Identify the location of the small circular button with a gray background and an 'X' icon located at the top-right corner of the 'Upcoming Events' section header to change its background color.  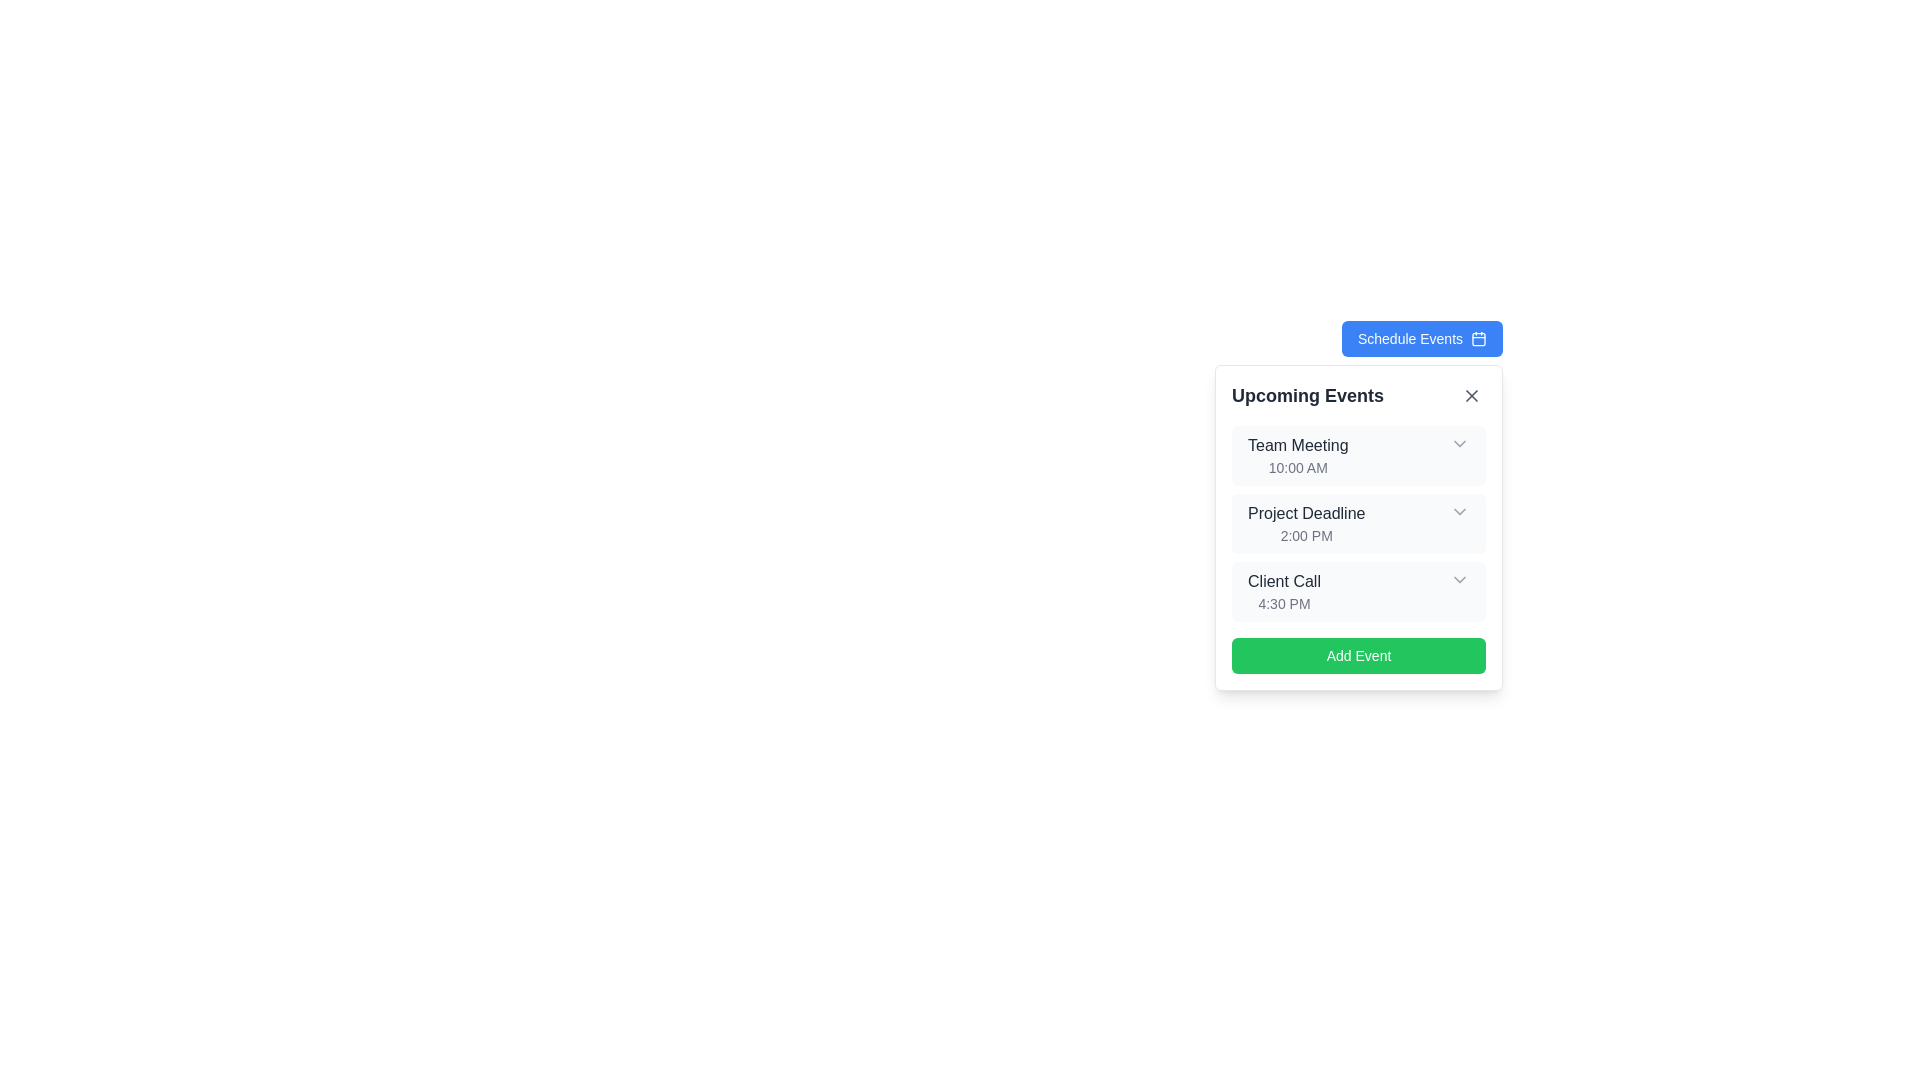
(1472, 396).